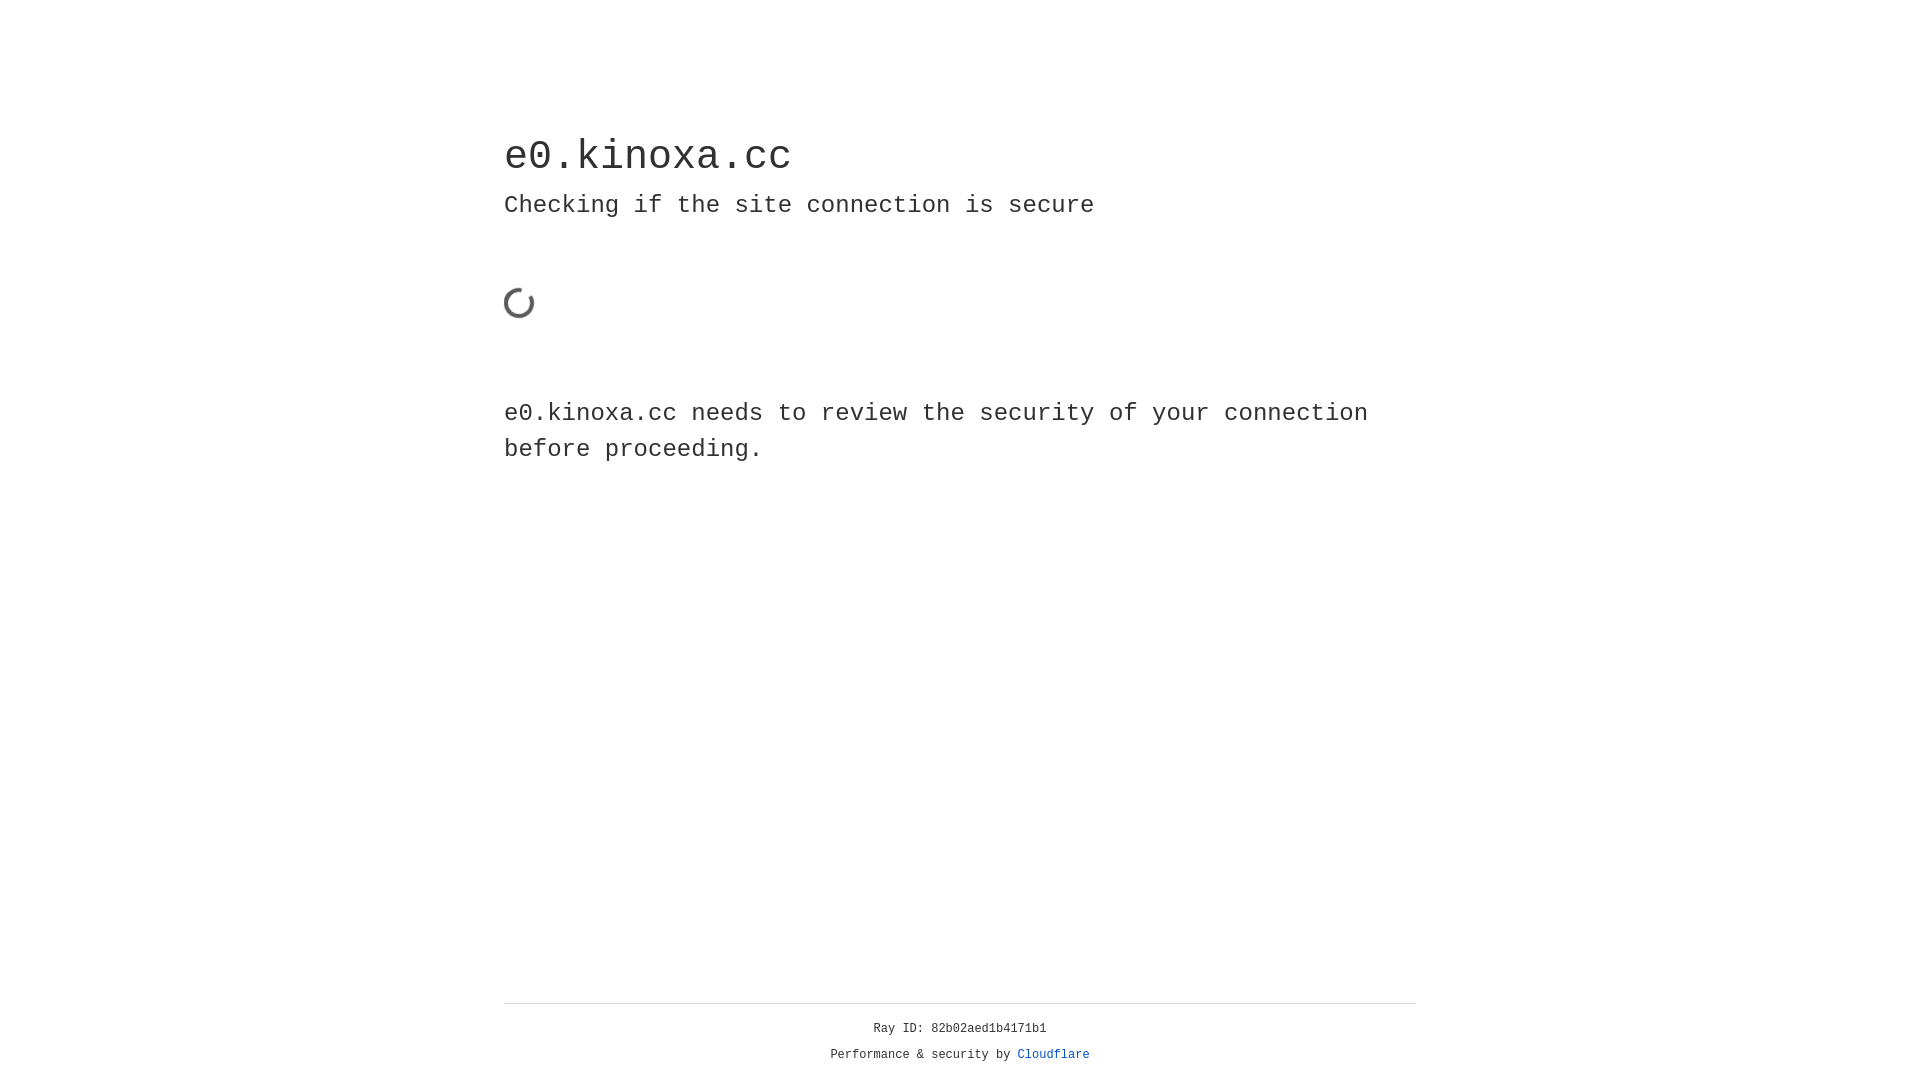  What do you see at coordinates (1053, 1054) in the screenshot?
I see `'Cloudflare'` at bounding box center [1053, 1054].